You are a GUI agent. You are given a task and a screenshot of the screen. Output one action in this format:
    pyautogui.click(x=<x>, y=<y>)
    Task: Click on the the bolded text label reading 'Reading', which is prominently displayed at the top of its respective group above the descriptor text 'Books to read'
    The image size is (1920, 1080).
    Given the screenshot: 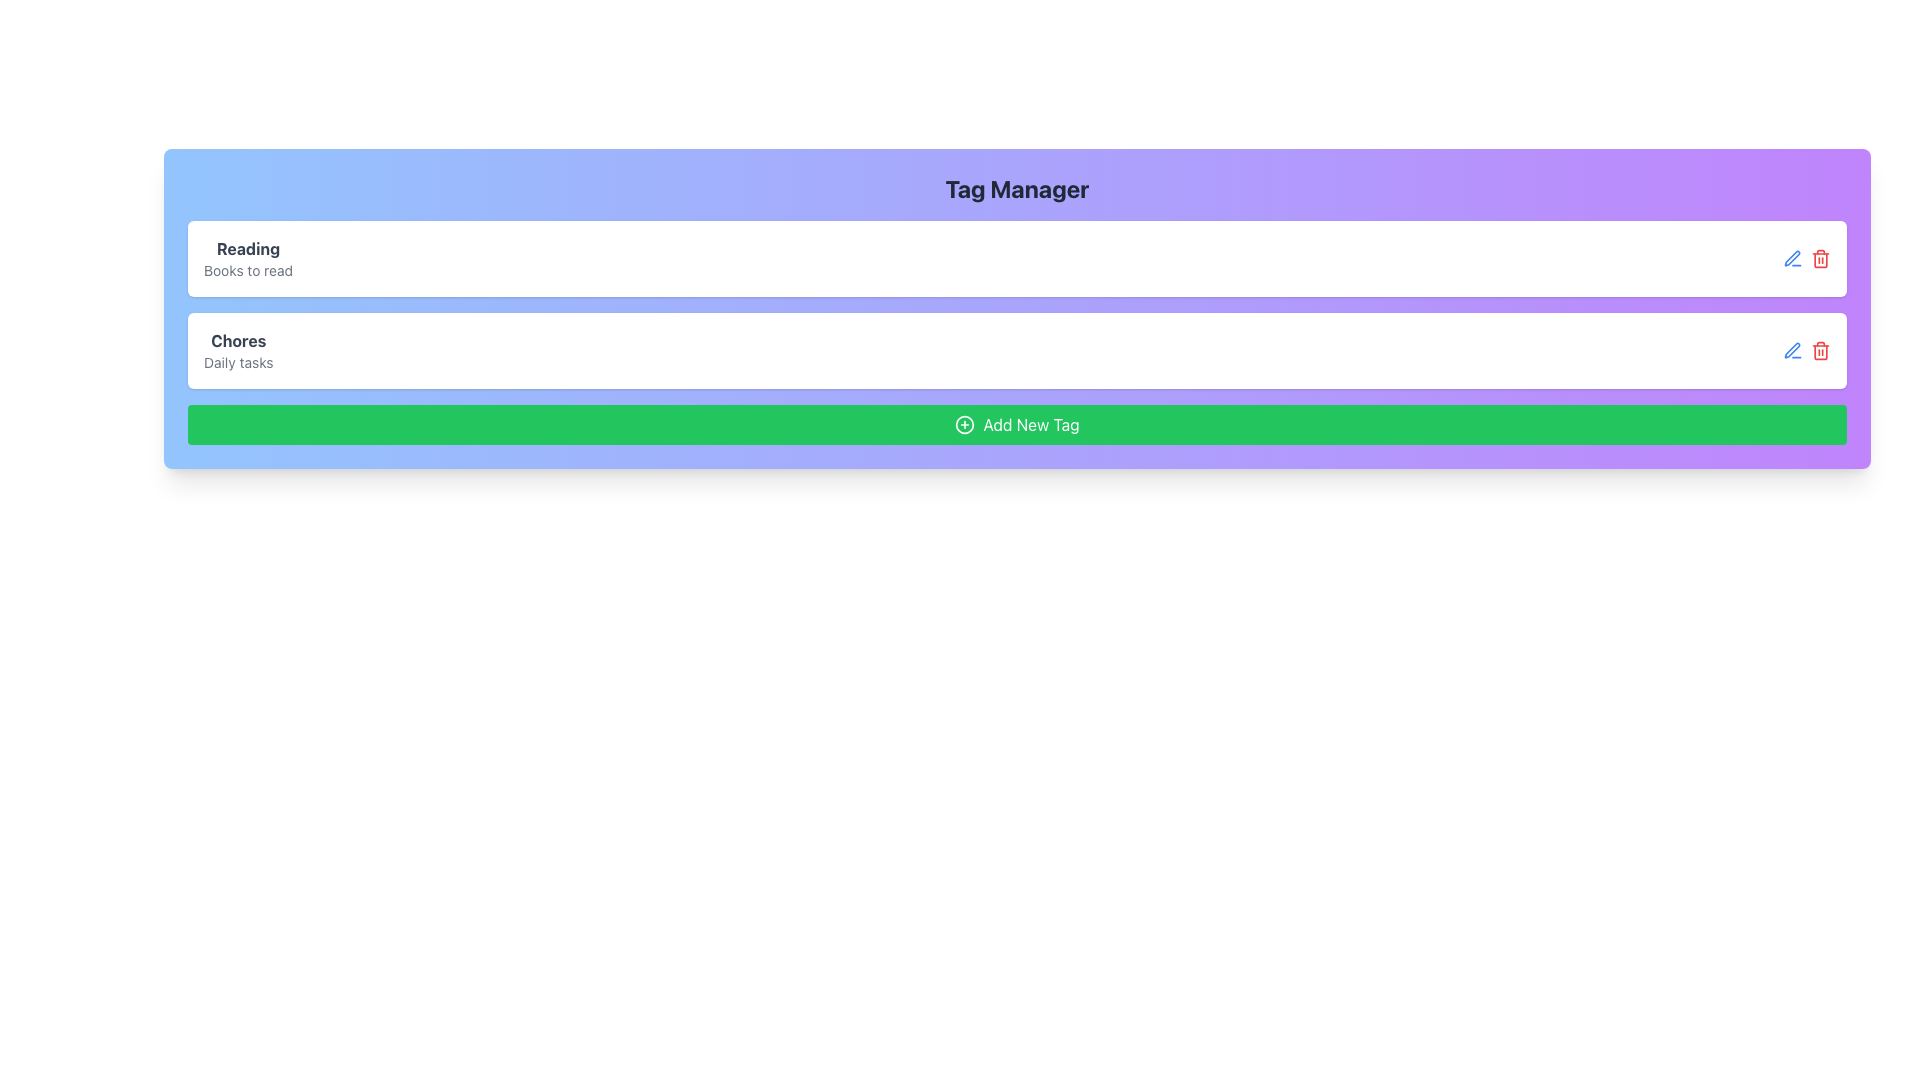 What is the action you would take?
    pyautogui.click(x=247, y=248)
    